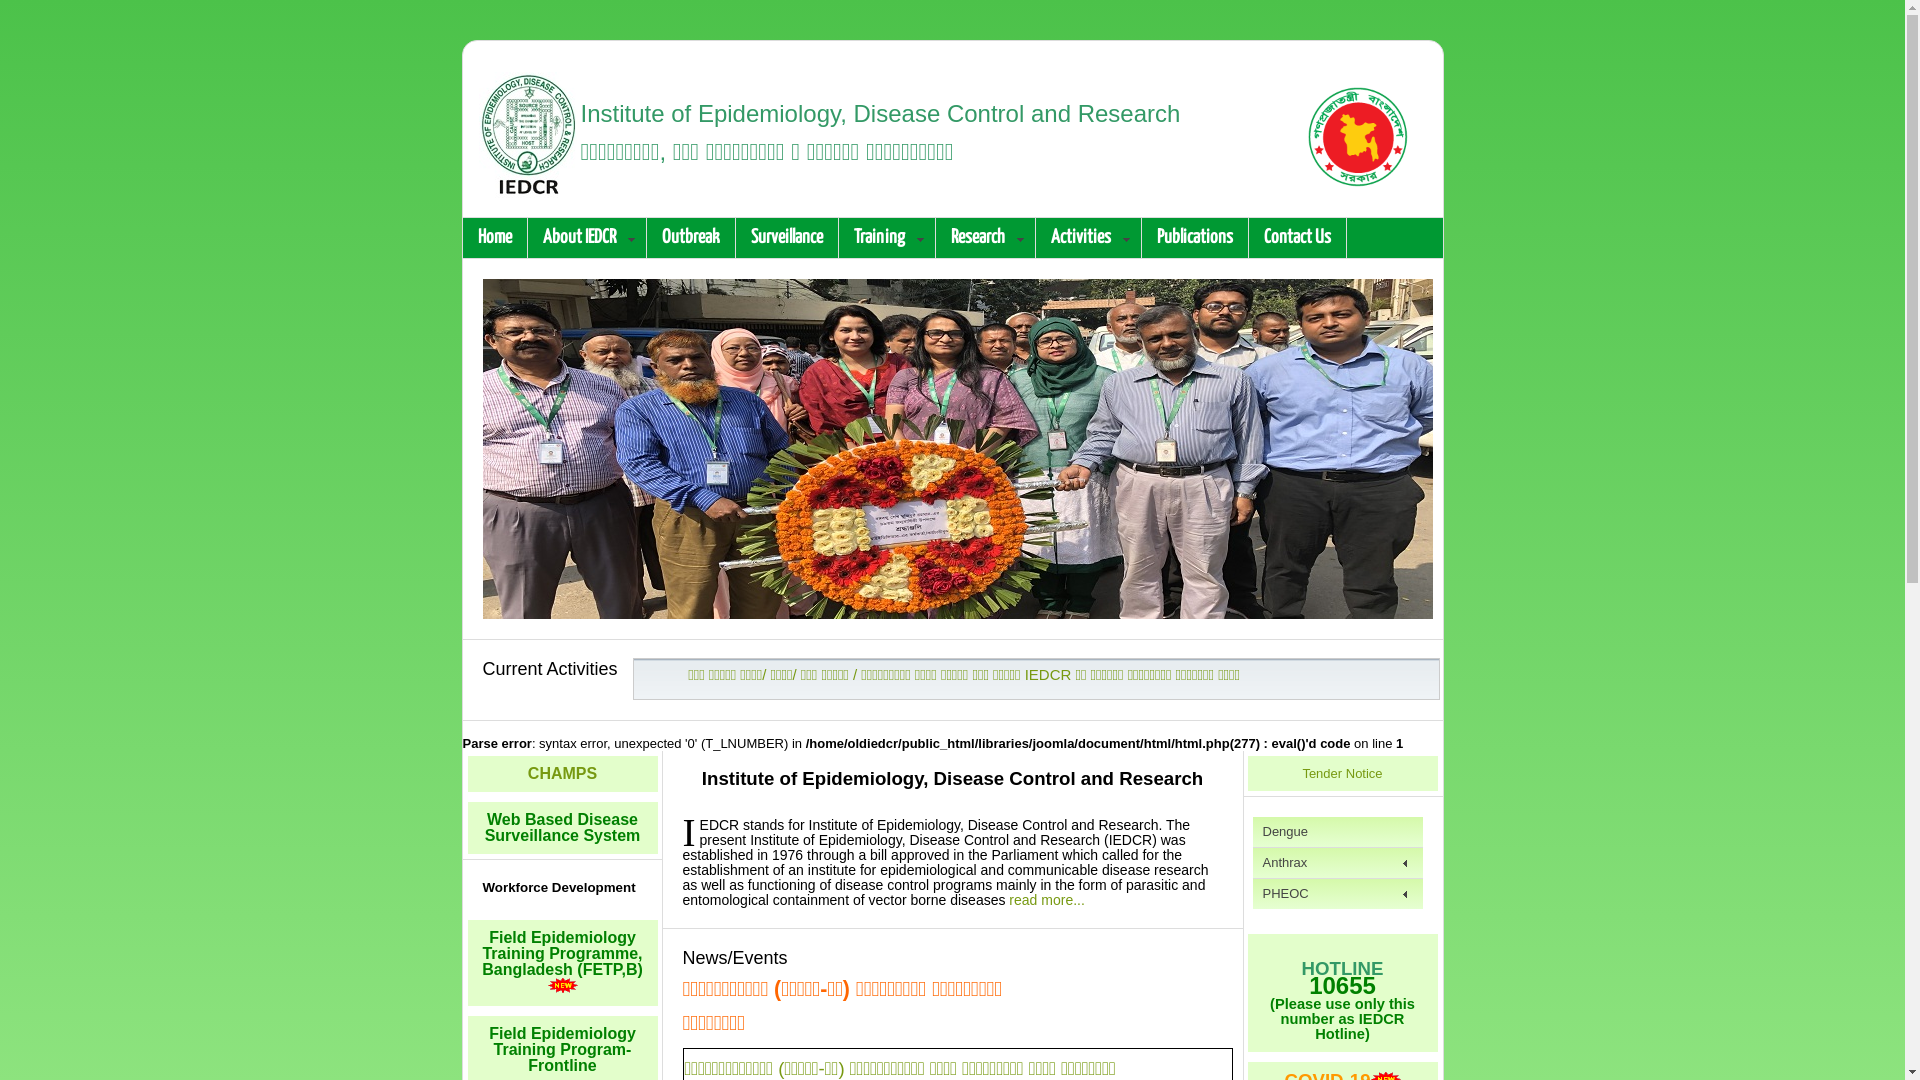  I want to click on 'Dengue', so click(1261, 832).